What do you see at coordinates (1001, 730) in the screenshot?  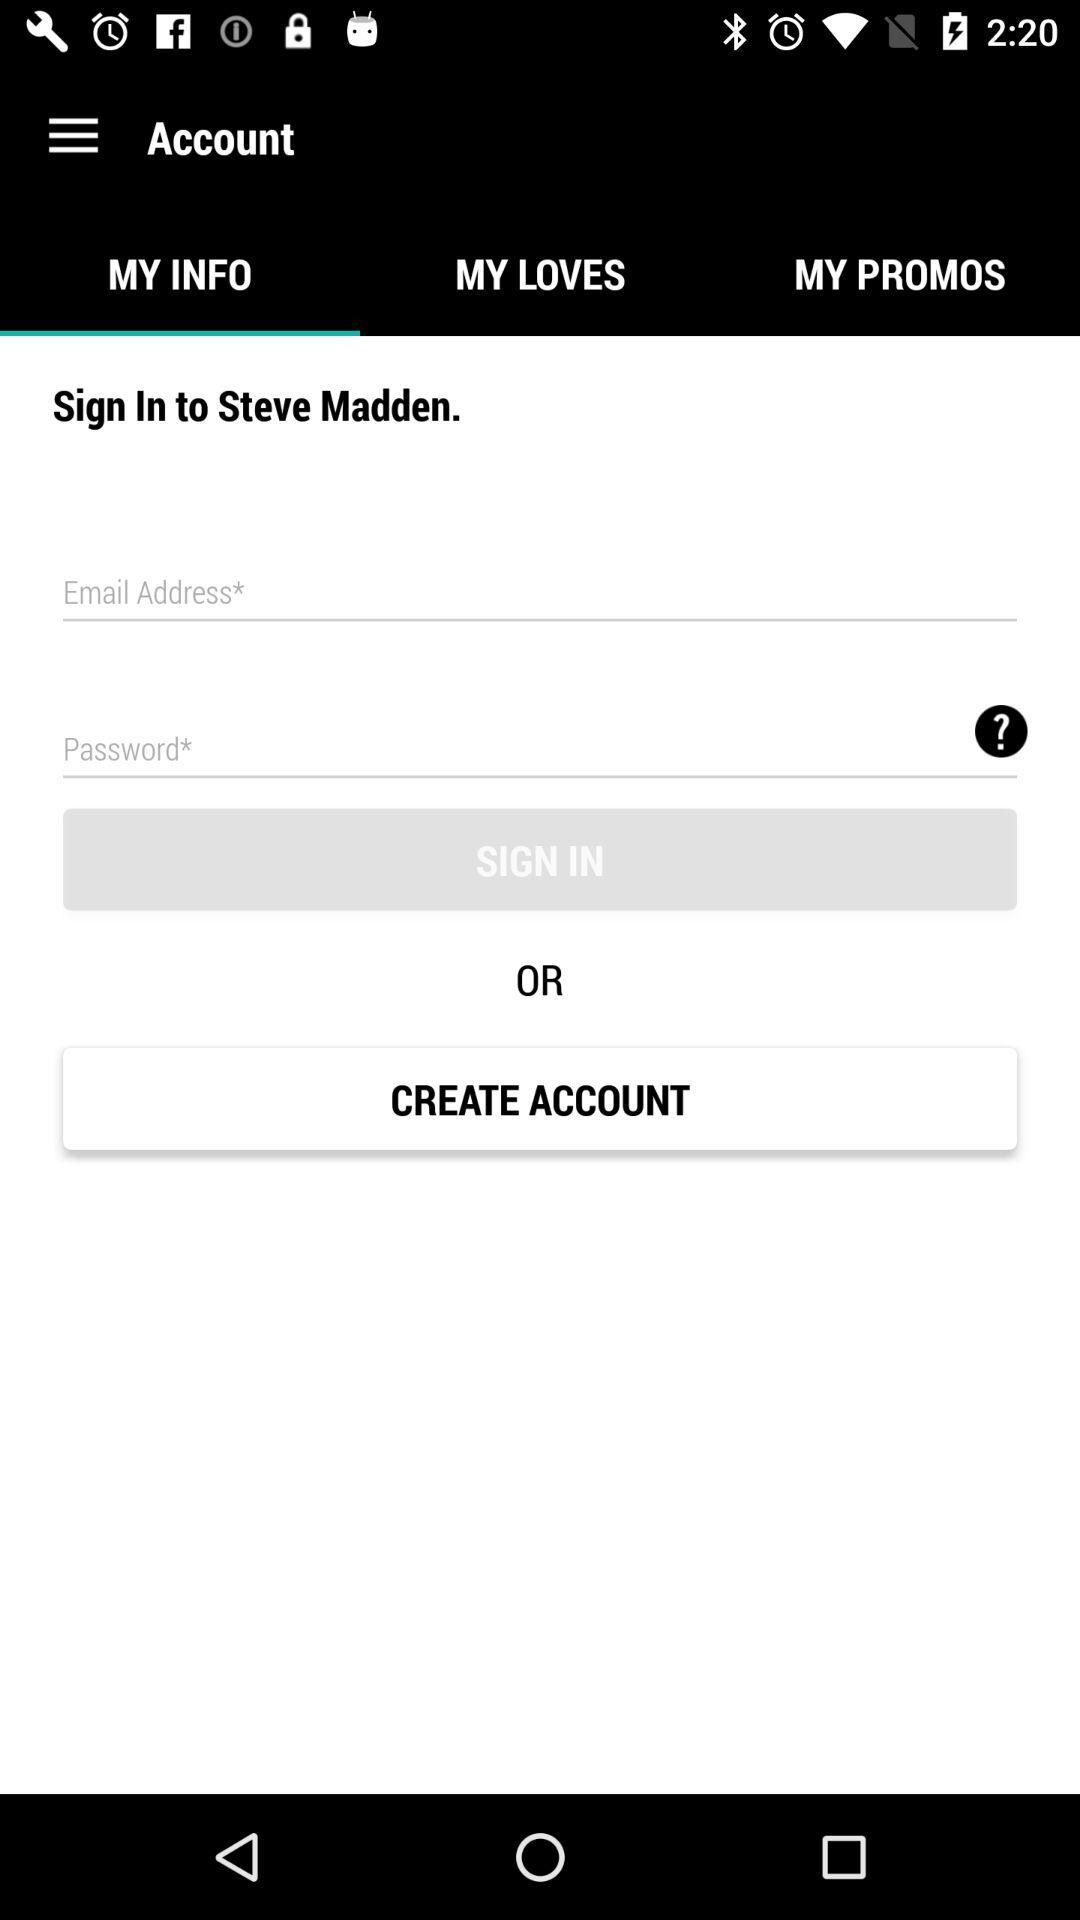 I see `the help icon` at bounding box center [1001, 730].